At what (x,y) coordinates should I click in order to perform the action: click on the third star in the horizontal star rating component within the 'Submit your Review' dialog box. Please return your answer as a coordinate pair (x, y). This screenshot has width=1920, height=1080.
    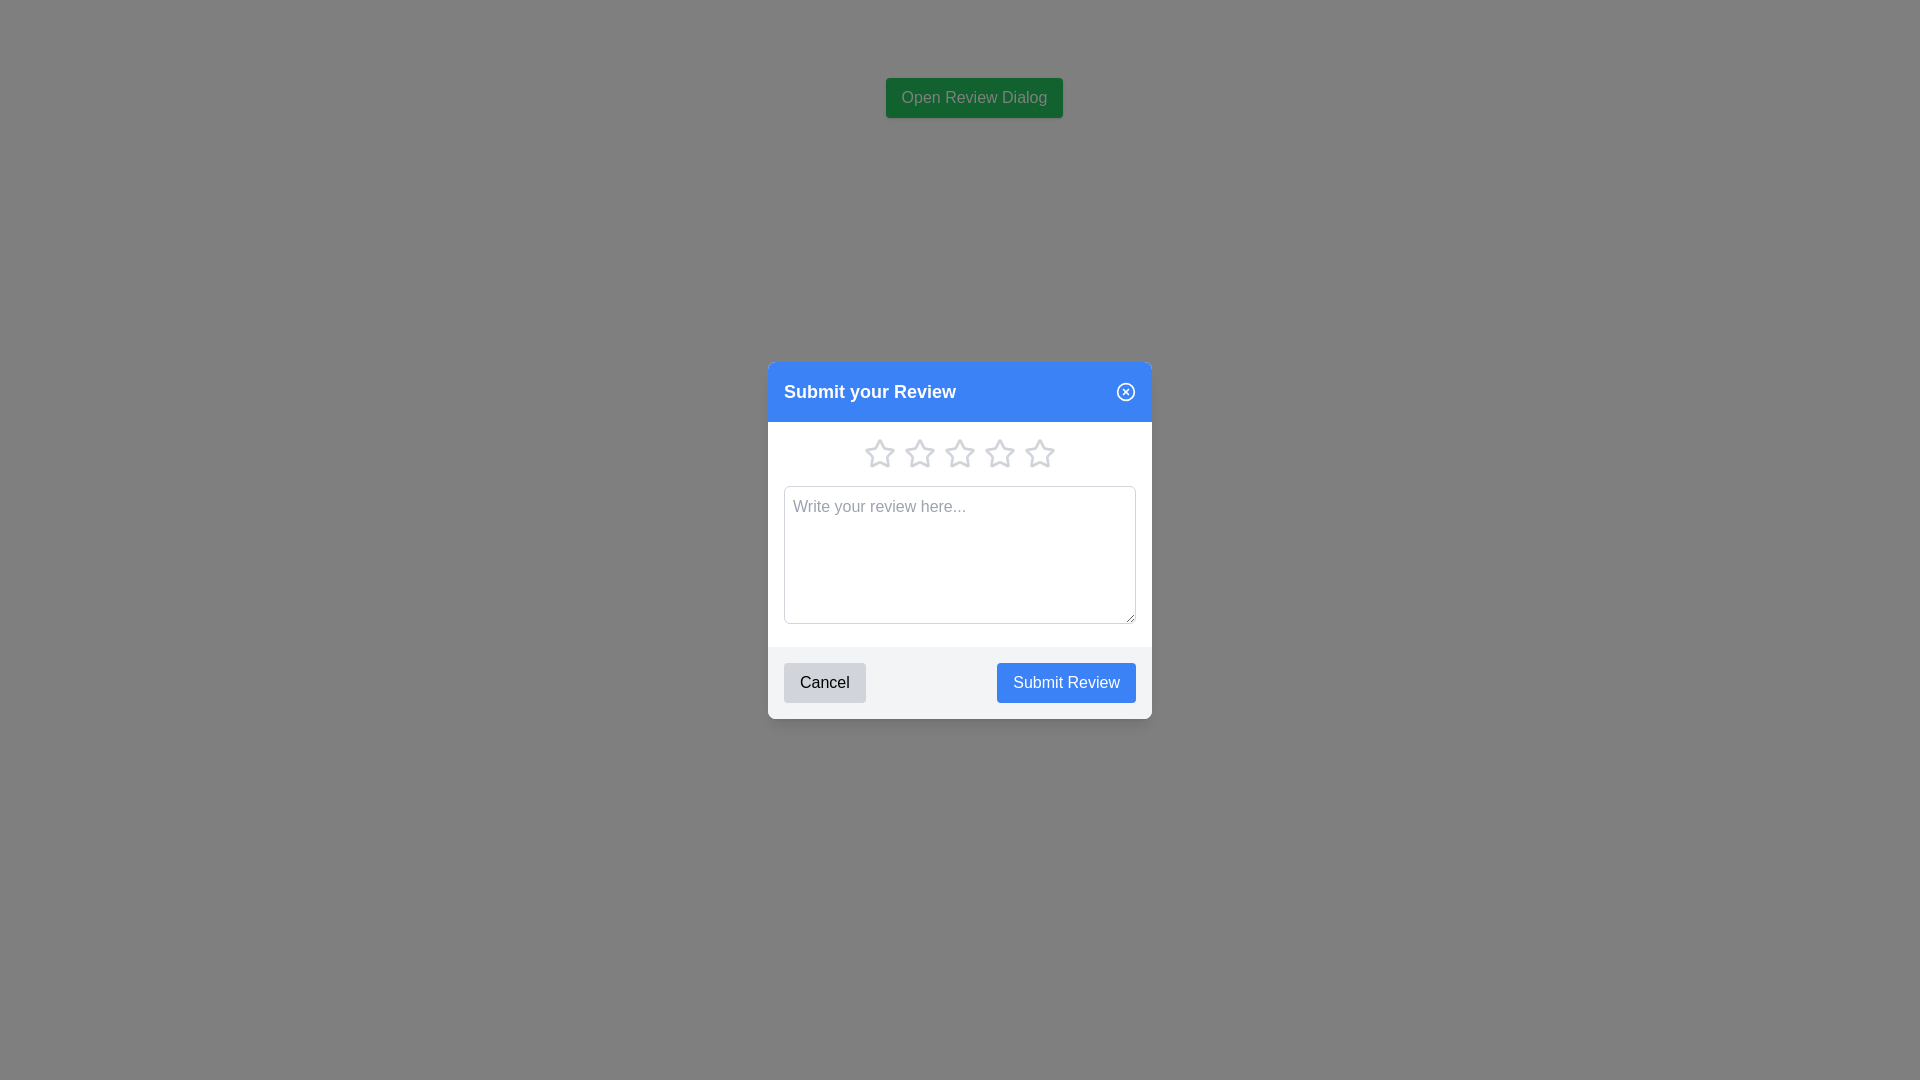
    Looking at the image, I should click on (960, 452).